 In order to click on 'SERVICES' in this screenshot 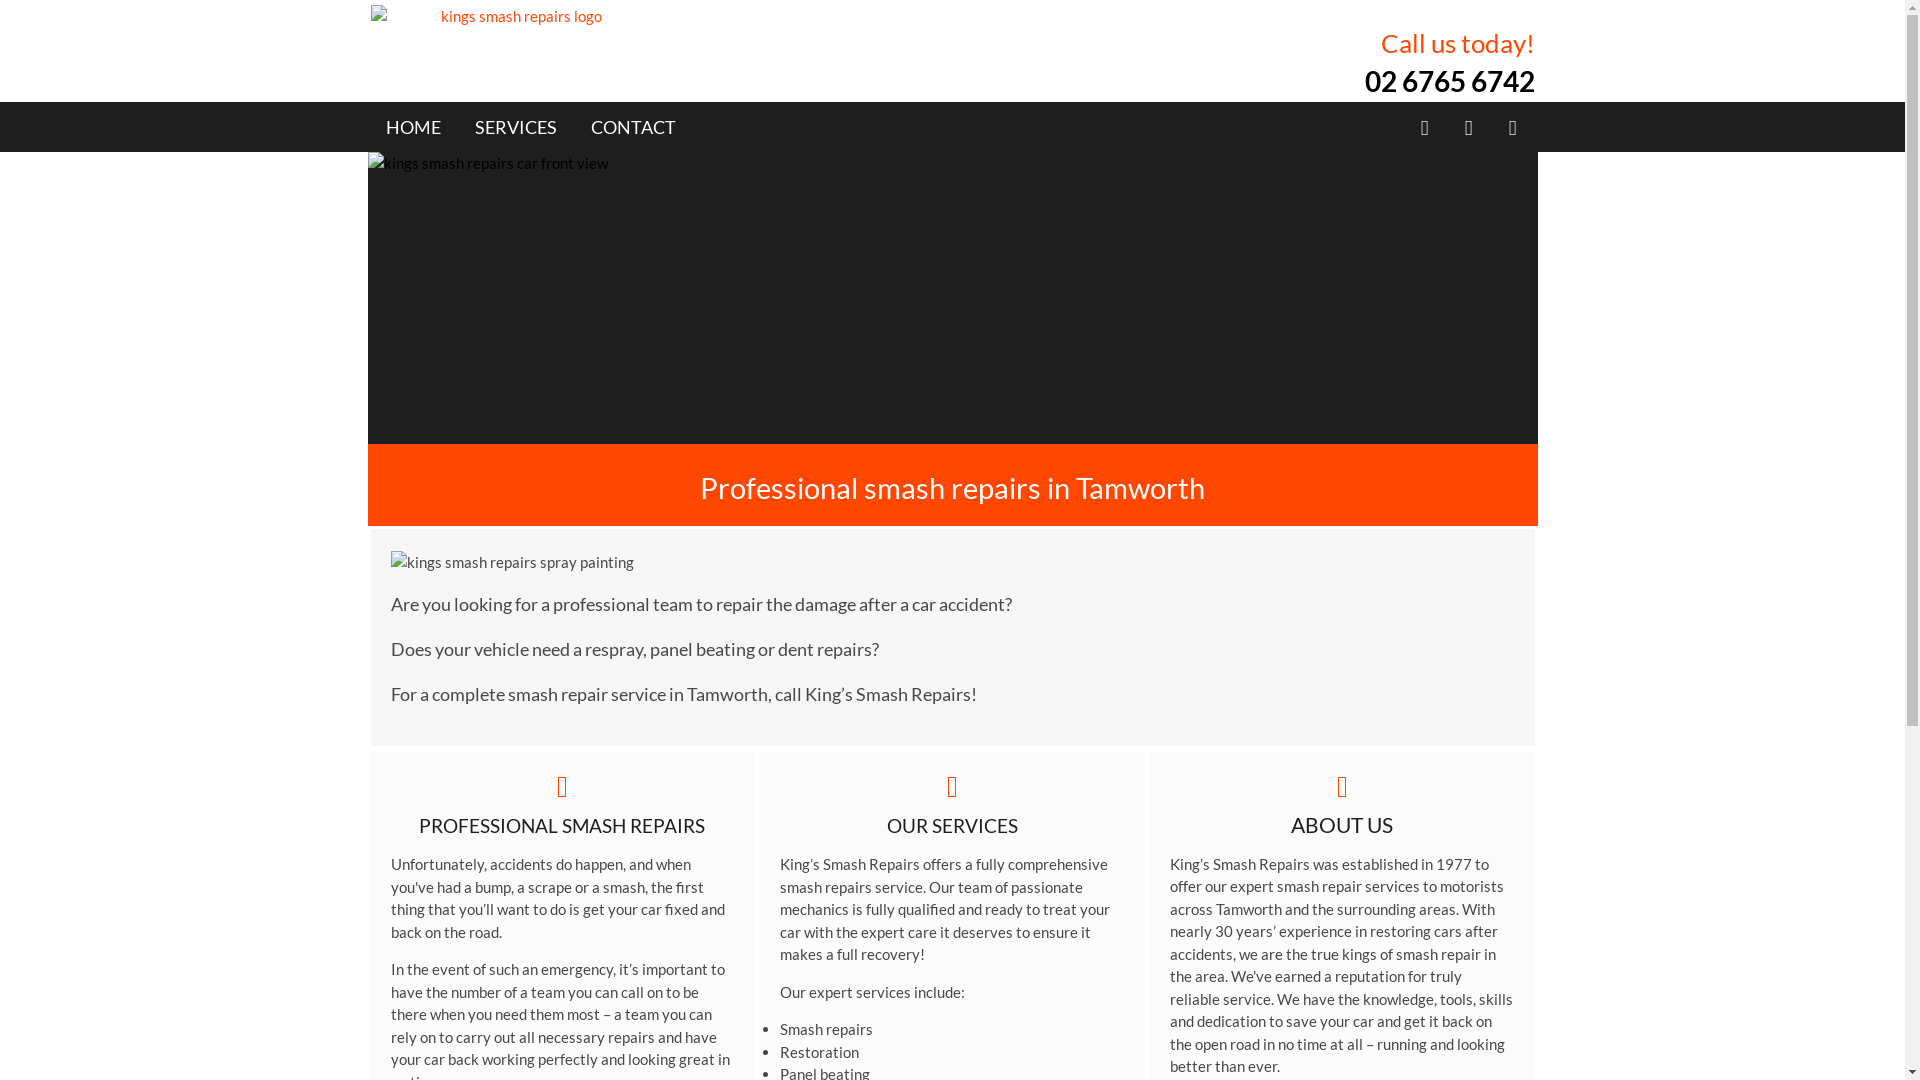, I will do `click(514, 127)`.